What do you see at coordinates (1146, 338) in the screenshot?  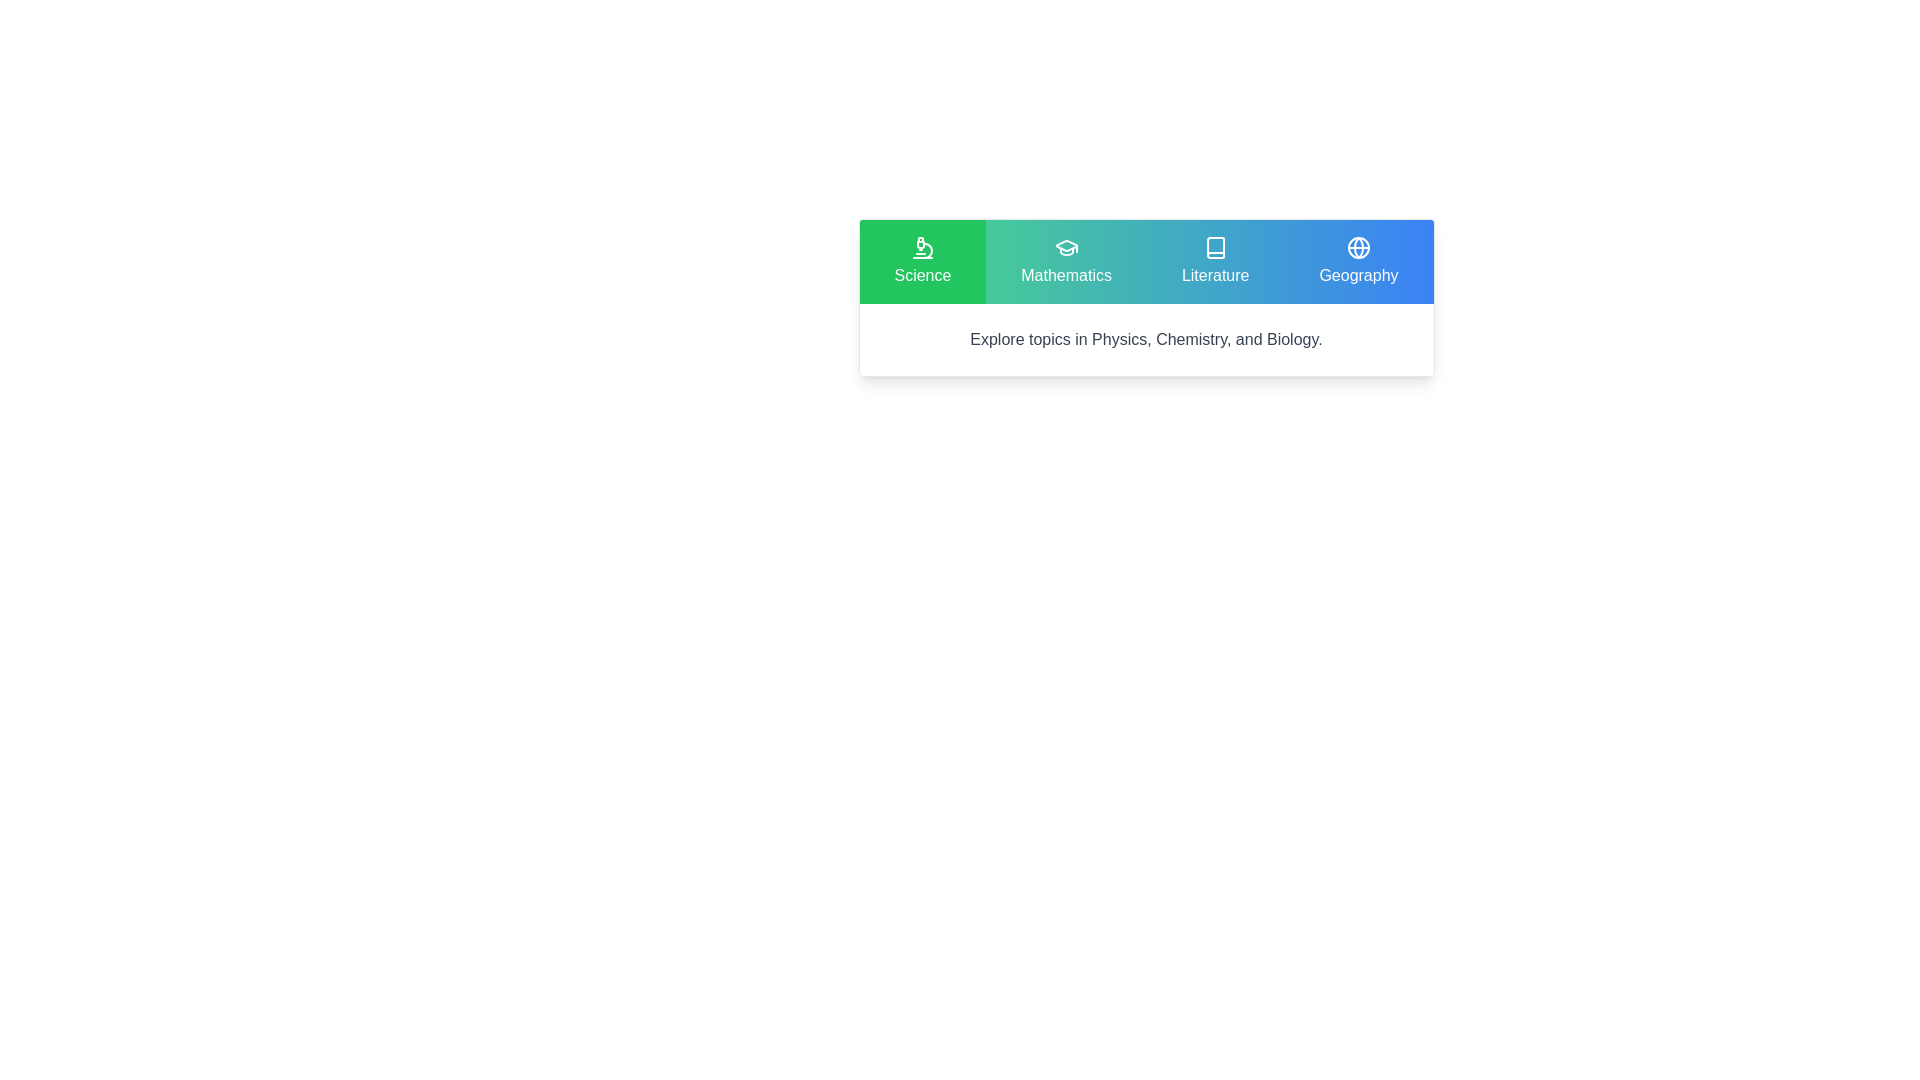 I see `descriptive text block providing information about Physics, Chemistry, and Biology, located under the categories of Science, Mathematics, Literature, and Geography` at bounding box center [1146, 338].